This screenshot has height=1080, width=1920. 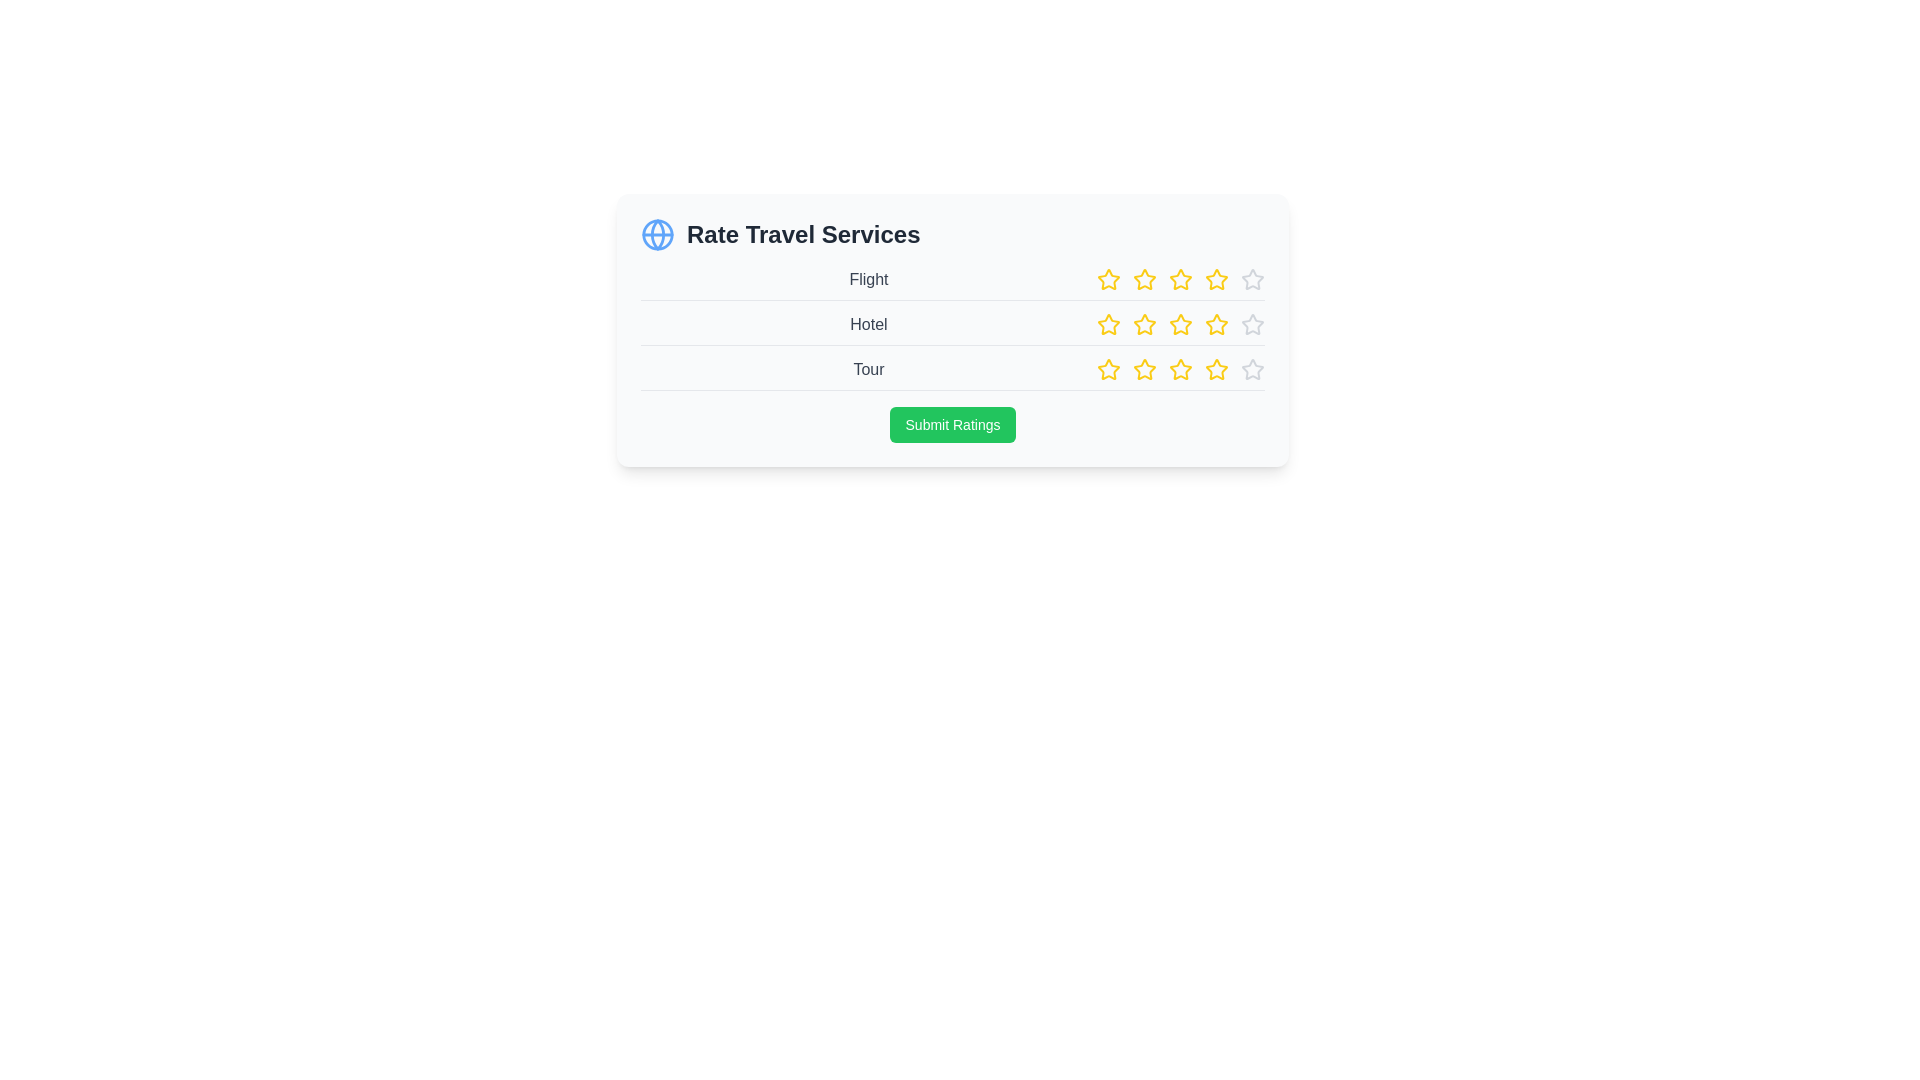 I want to click on the second star icon in the 'Flight' rating row, so click(x=1143, y=278).